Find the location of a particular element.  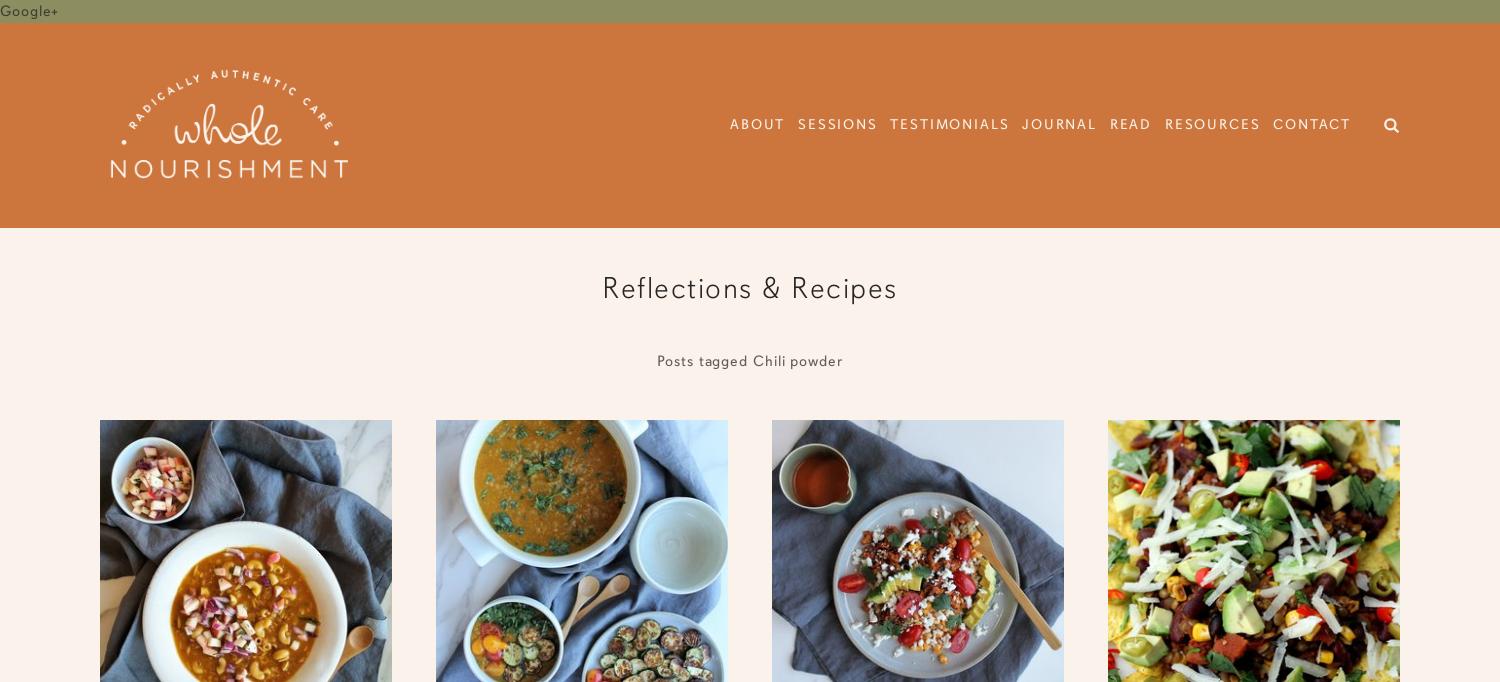

'Sessions' is located at coordinates (836, 124).